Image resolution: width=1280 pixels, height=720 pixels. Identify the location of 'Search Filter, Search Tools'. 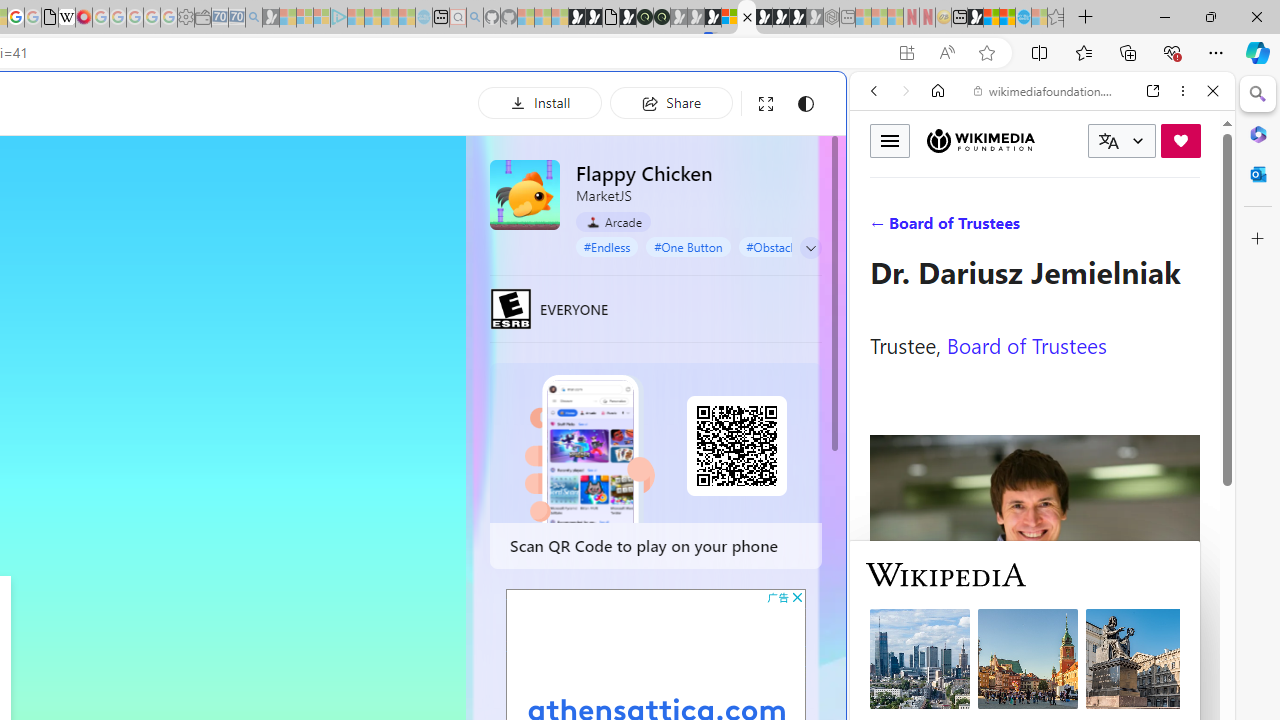
(1092, 227).